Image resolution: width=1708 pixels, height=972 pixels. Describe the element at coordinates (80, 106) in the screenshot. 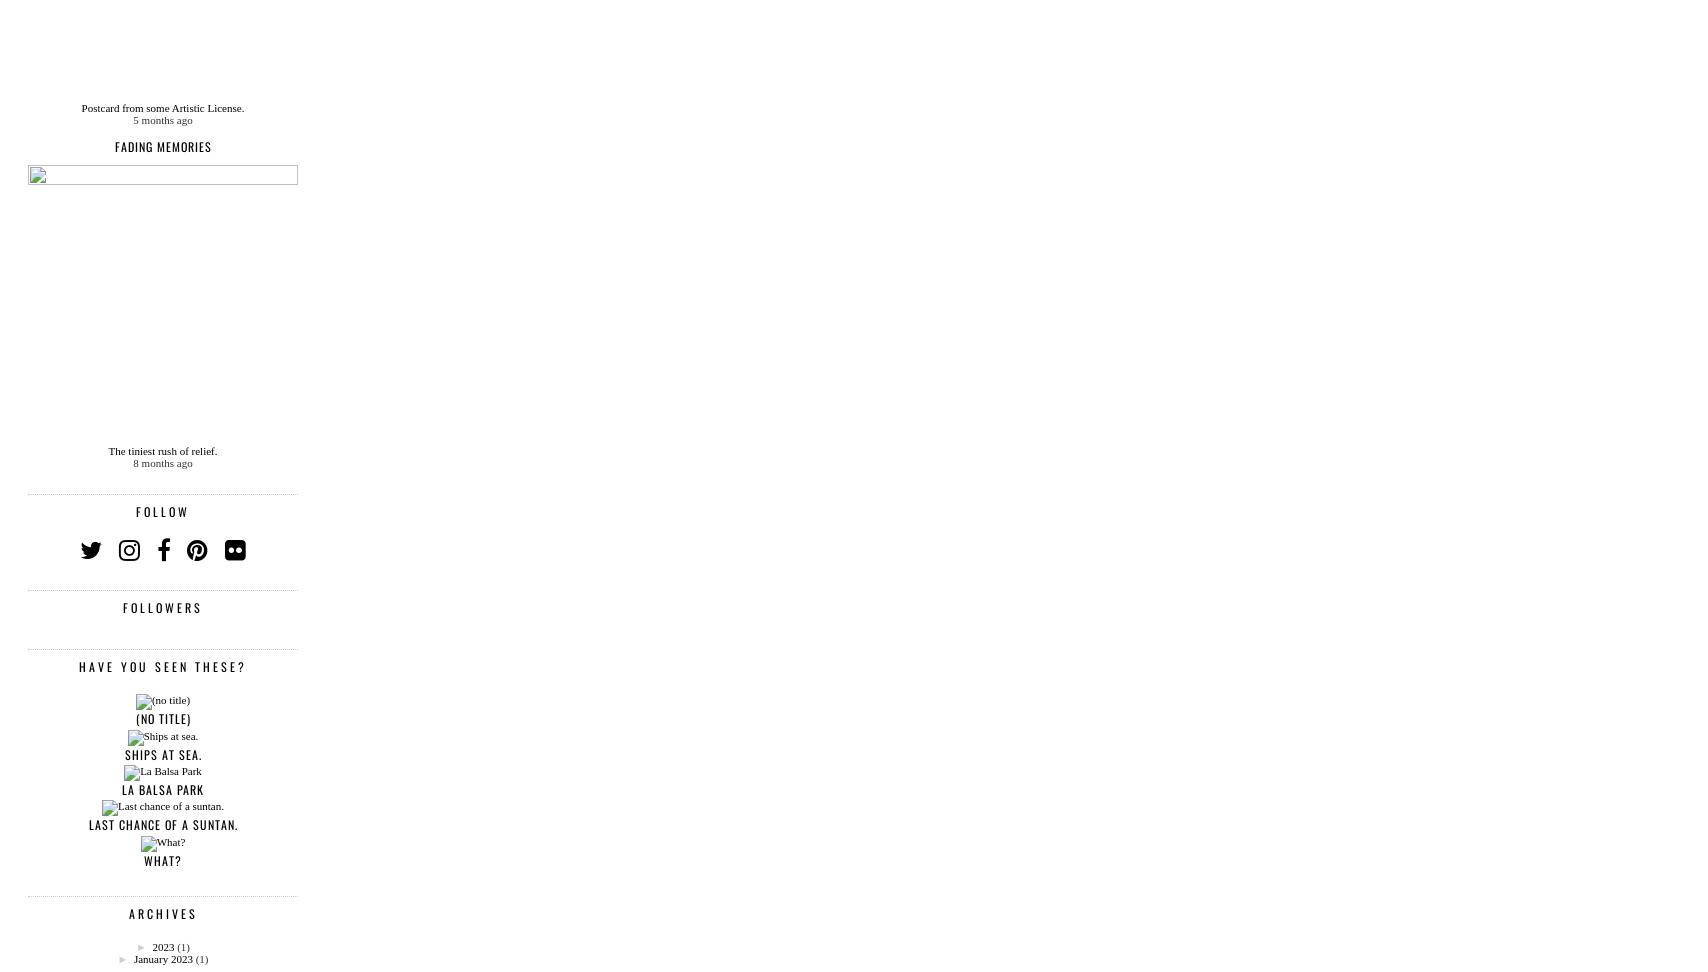

I see `'Postcard from some Artistic License.'` at that location.